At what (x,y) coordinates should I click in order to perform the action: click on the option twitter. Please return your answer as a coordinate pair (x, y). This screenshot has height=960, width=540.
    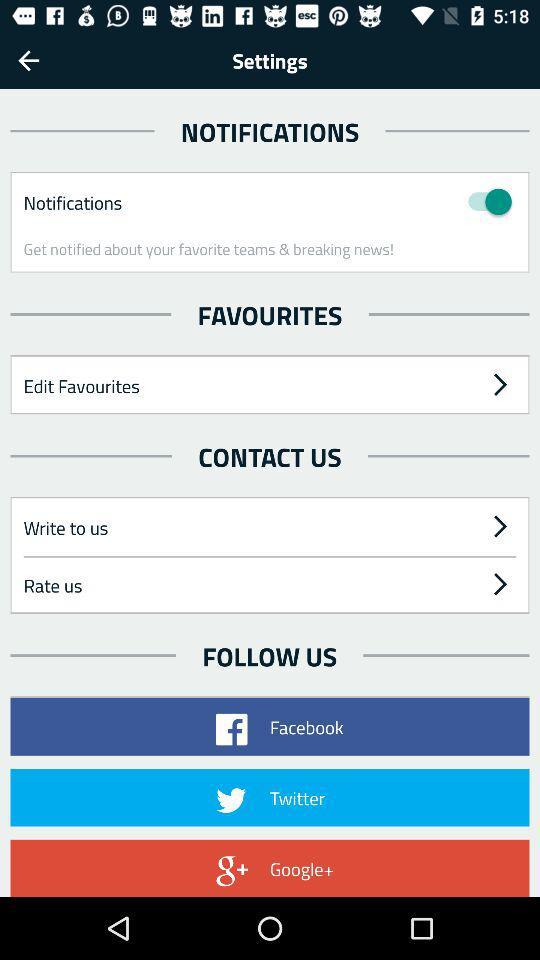
    Looking at the image, I should click on (270, 798).